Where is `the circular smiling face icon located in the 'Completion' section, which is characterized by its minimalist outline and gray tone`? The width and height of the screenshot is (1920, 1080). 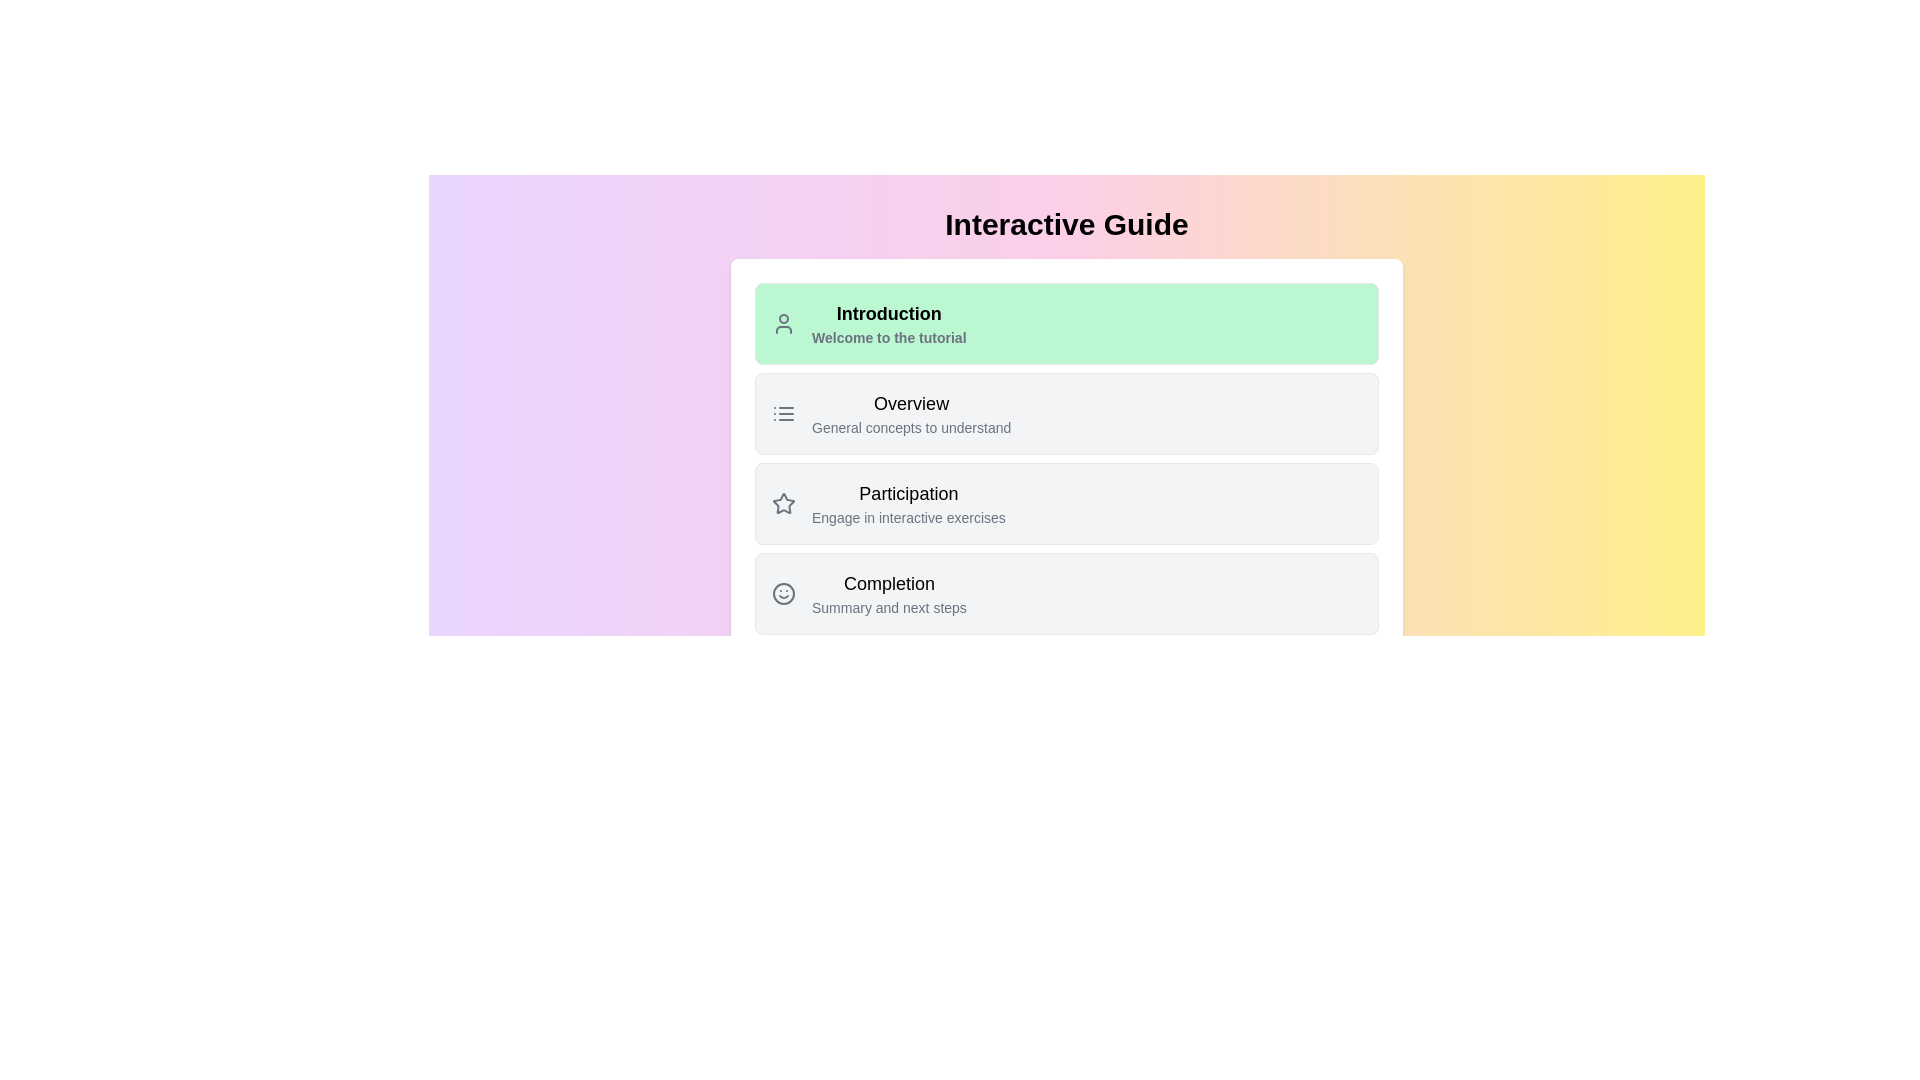
the circular smiling face icon located in the 'Completion' section, which is characterized by its minimalist outline and gray tone is located at coordinates (782, 593).